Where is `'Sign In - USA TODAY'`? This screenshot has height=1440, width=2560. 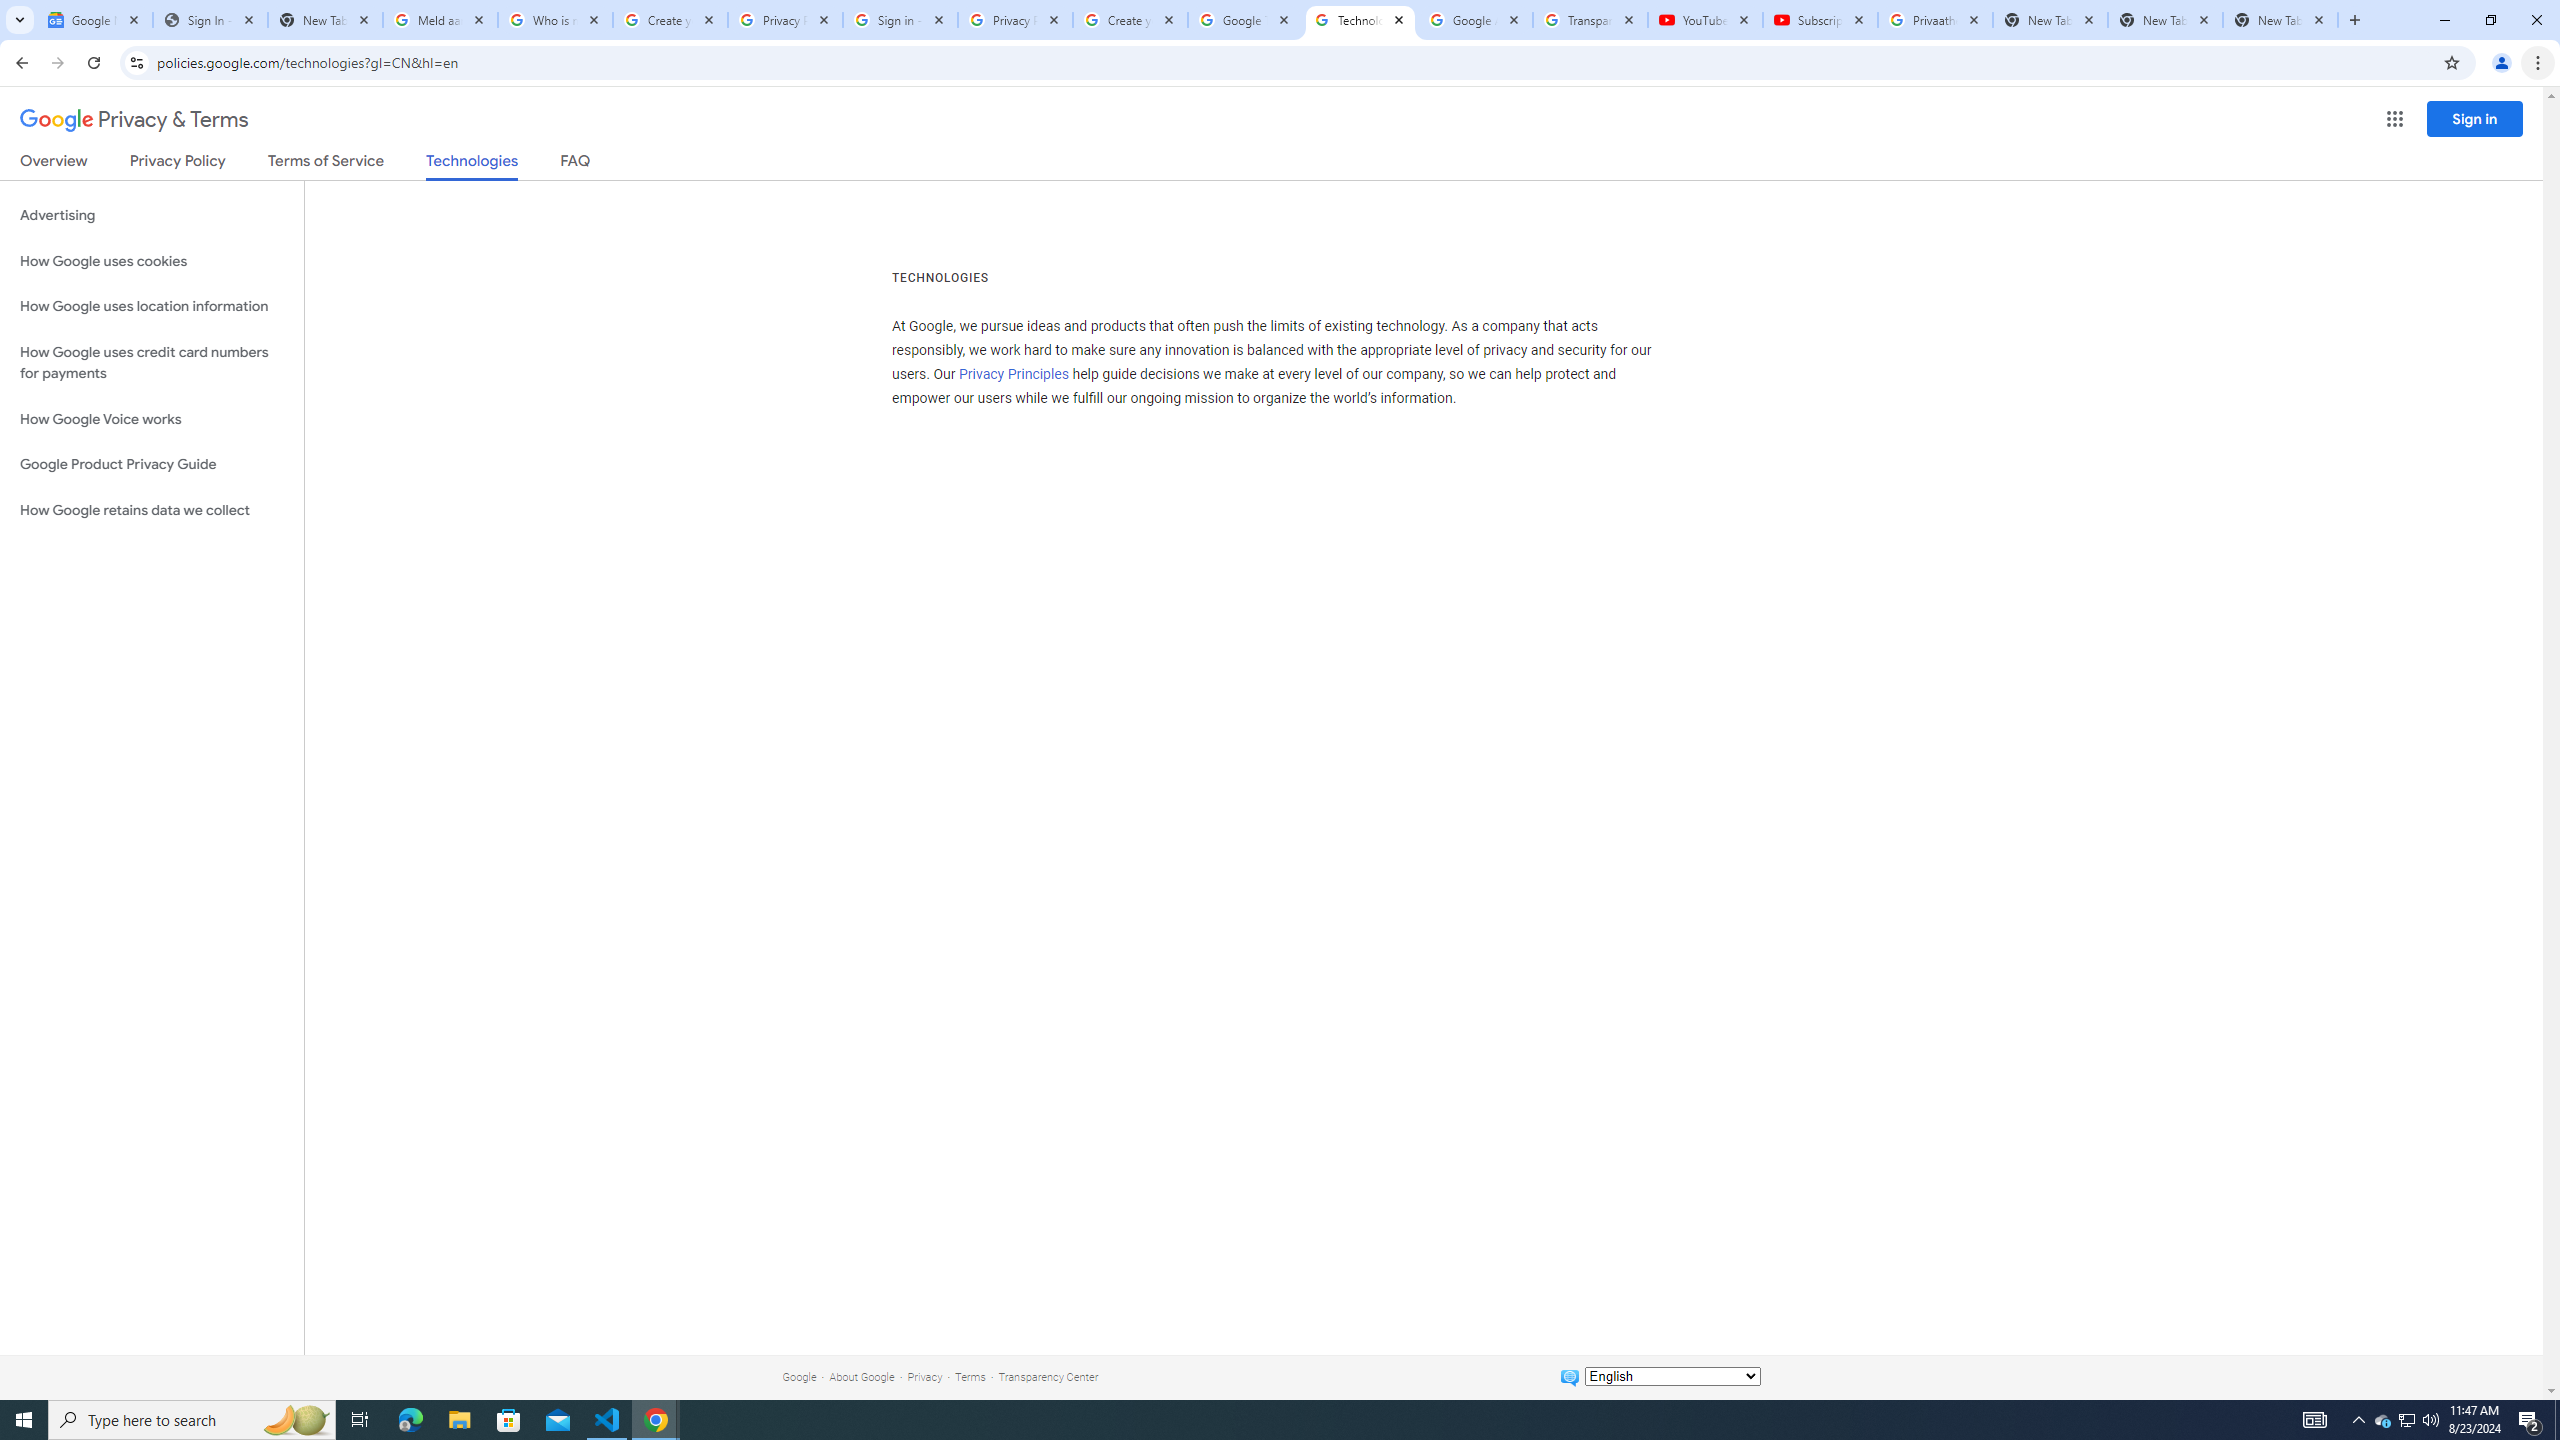
'Sign In - USA TODAY' is located at coordinates (208, 19).